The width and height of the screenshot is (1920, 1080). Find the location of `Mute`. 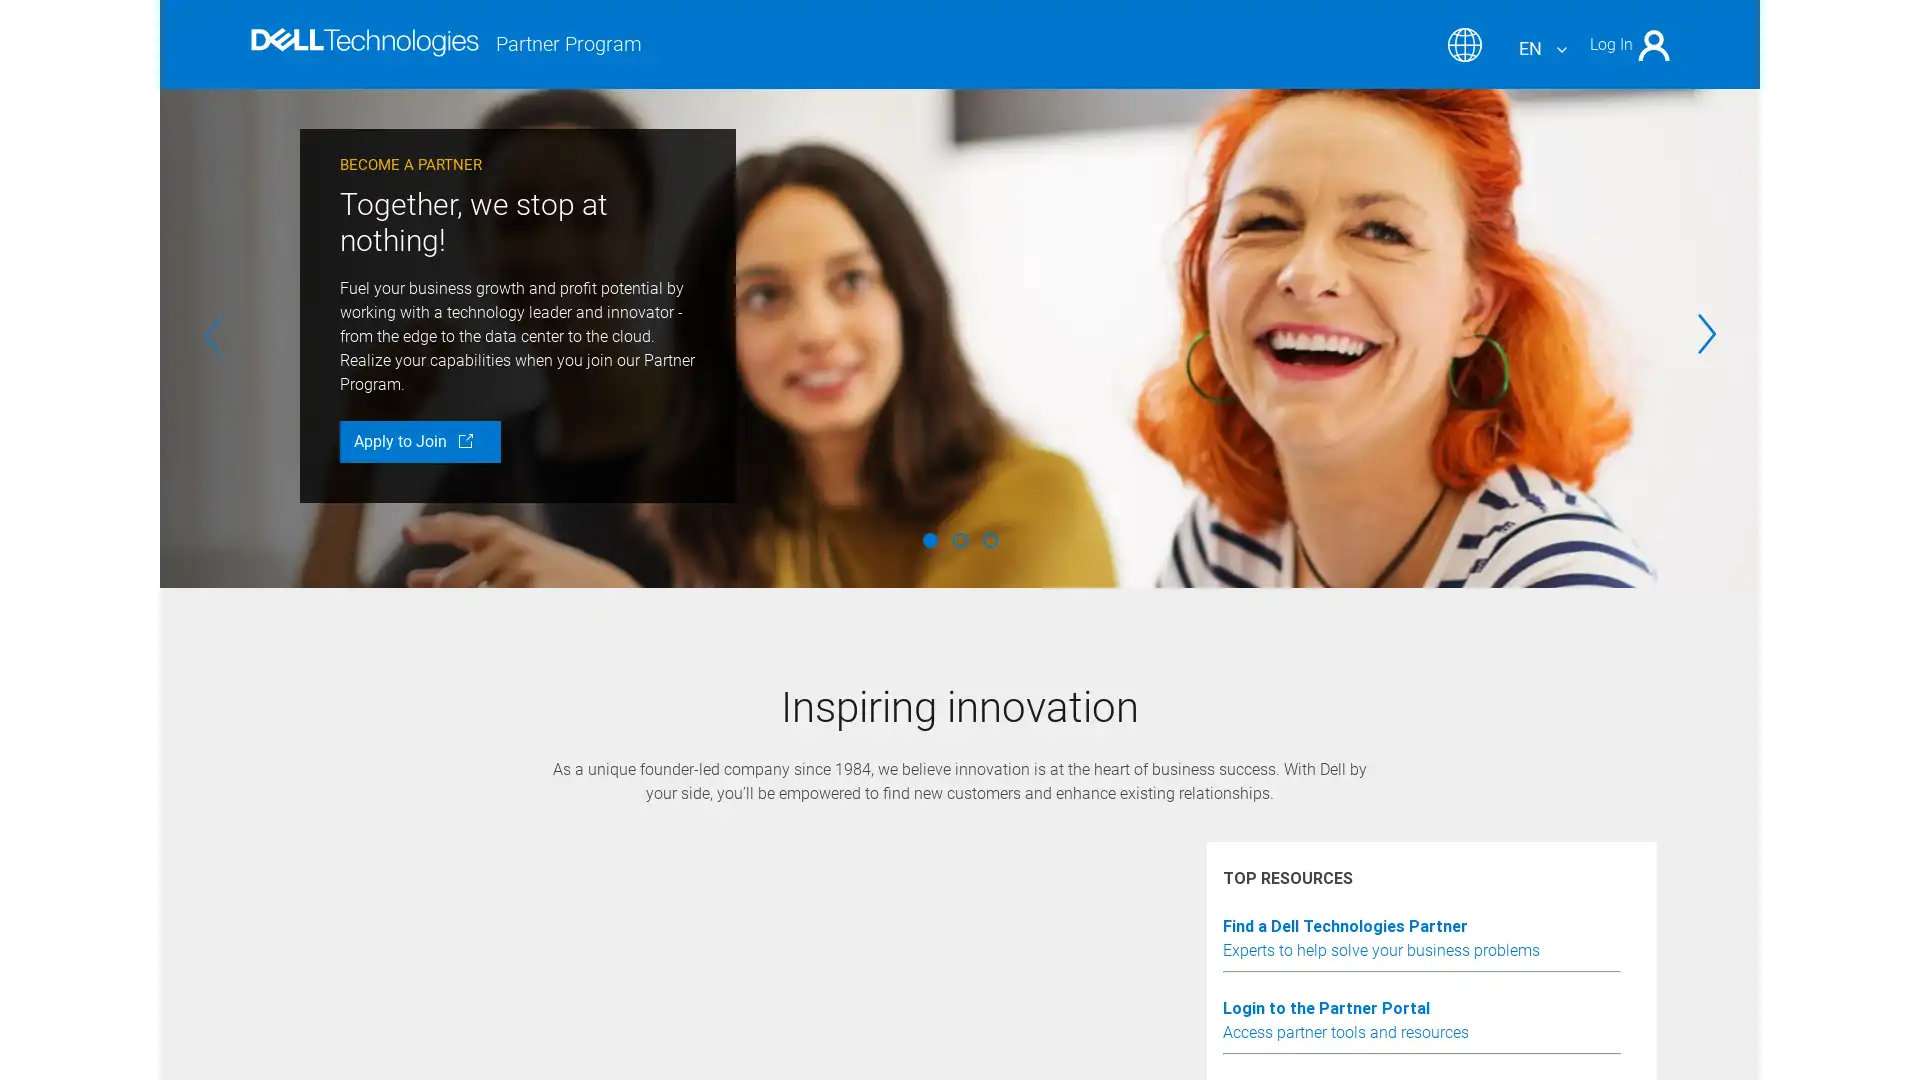

Mute is located at coordinates (408, 905).